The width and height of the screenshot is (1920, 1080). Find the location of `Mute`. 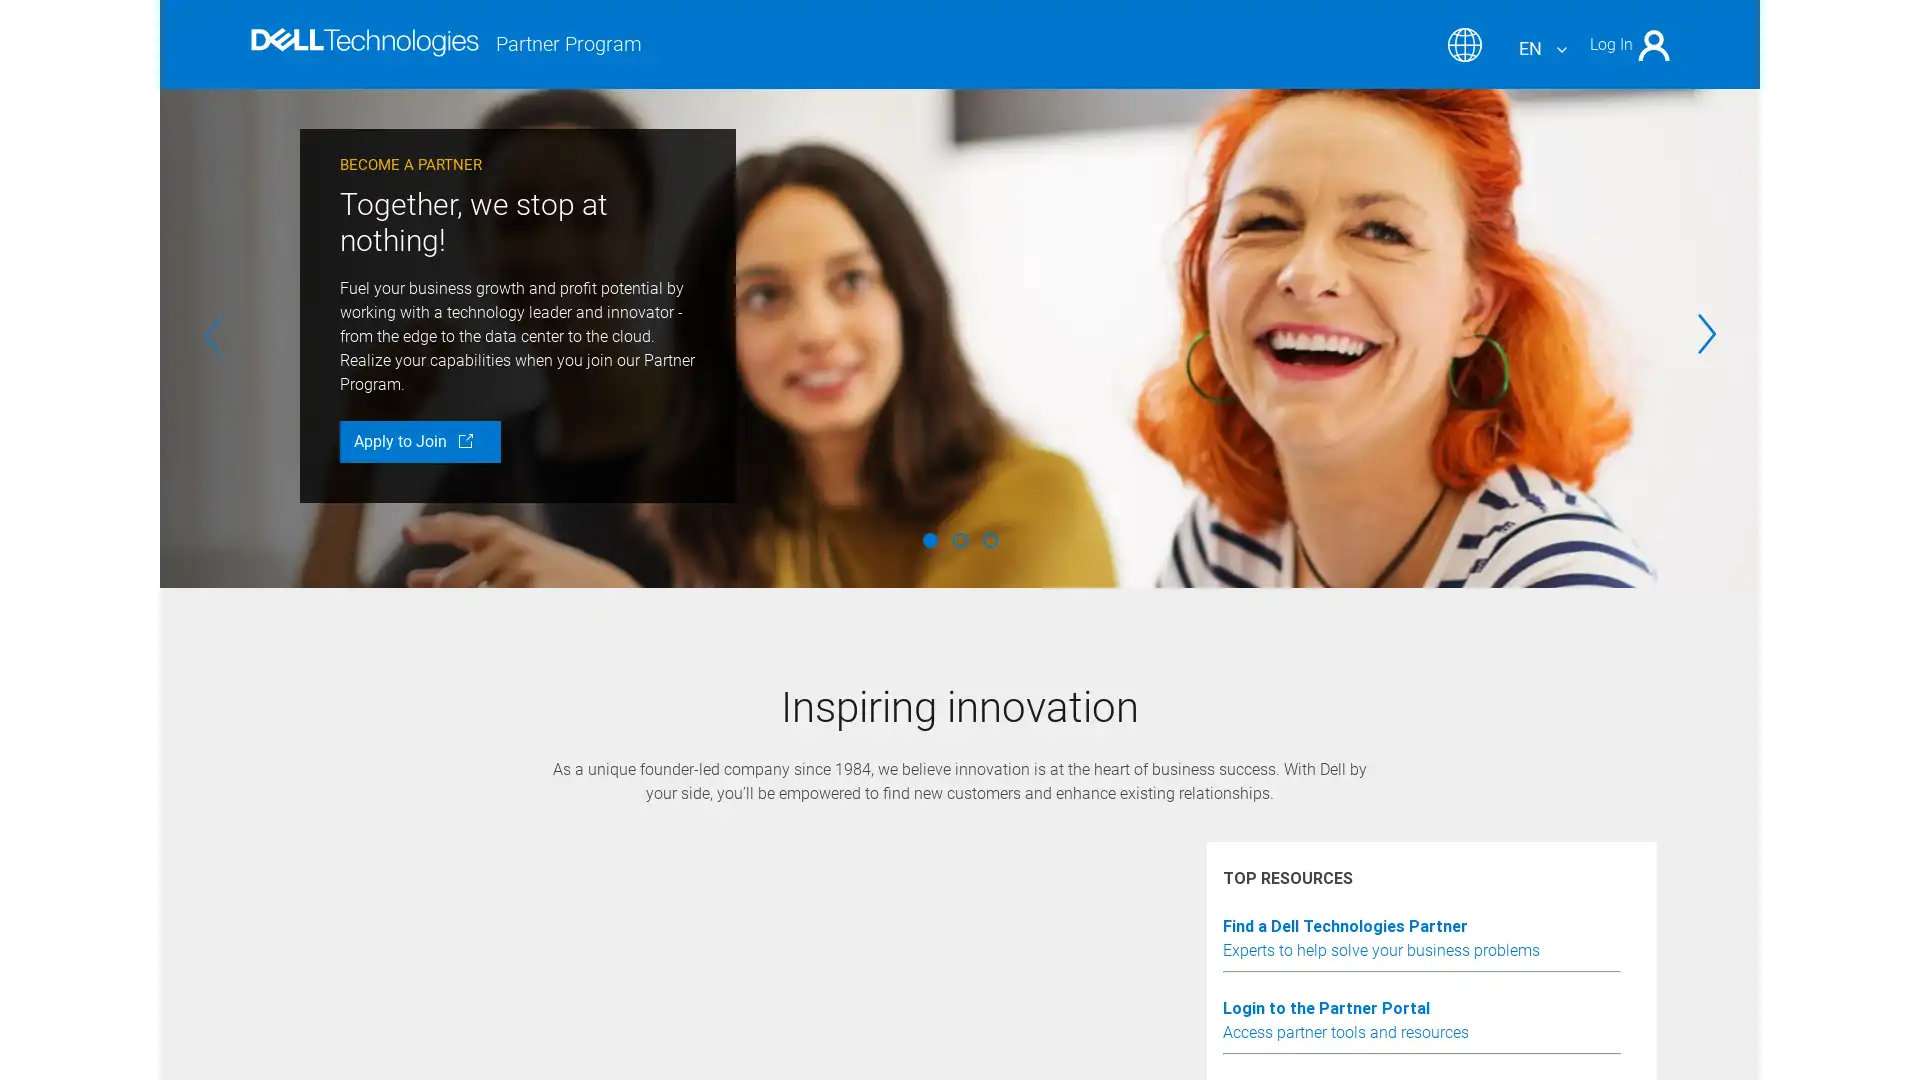

Mute is located at coordinates (408, 905).